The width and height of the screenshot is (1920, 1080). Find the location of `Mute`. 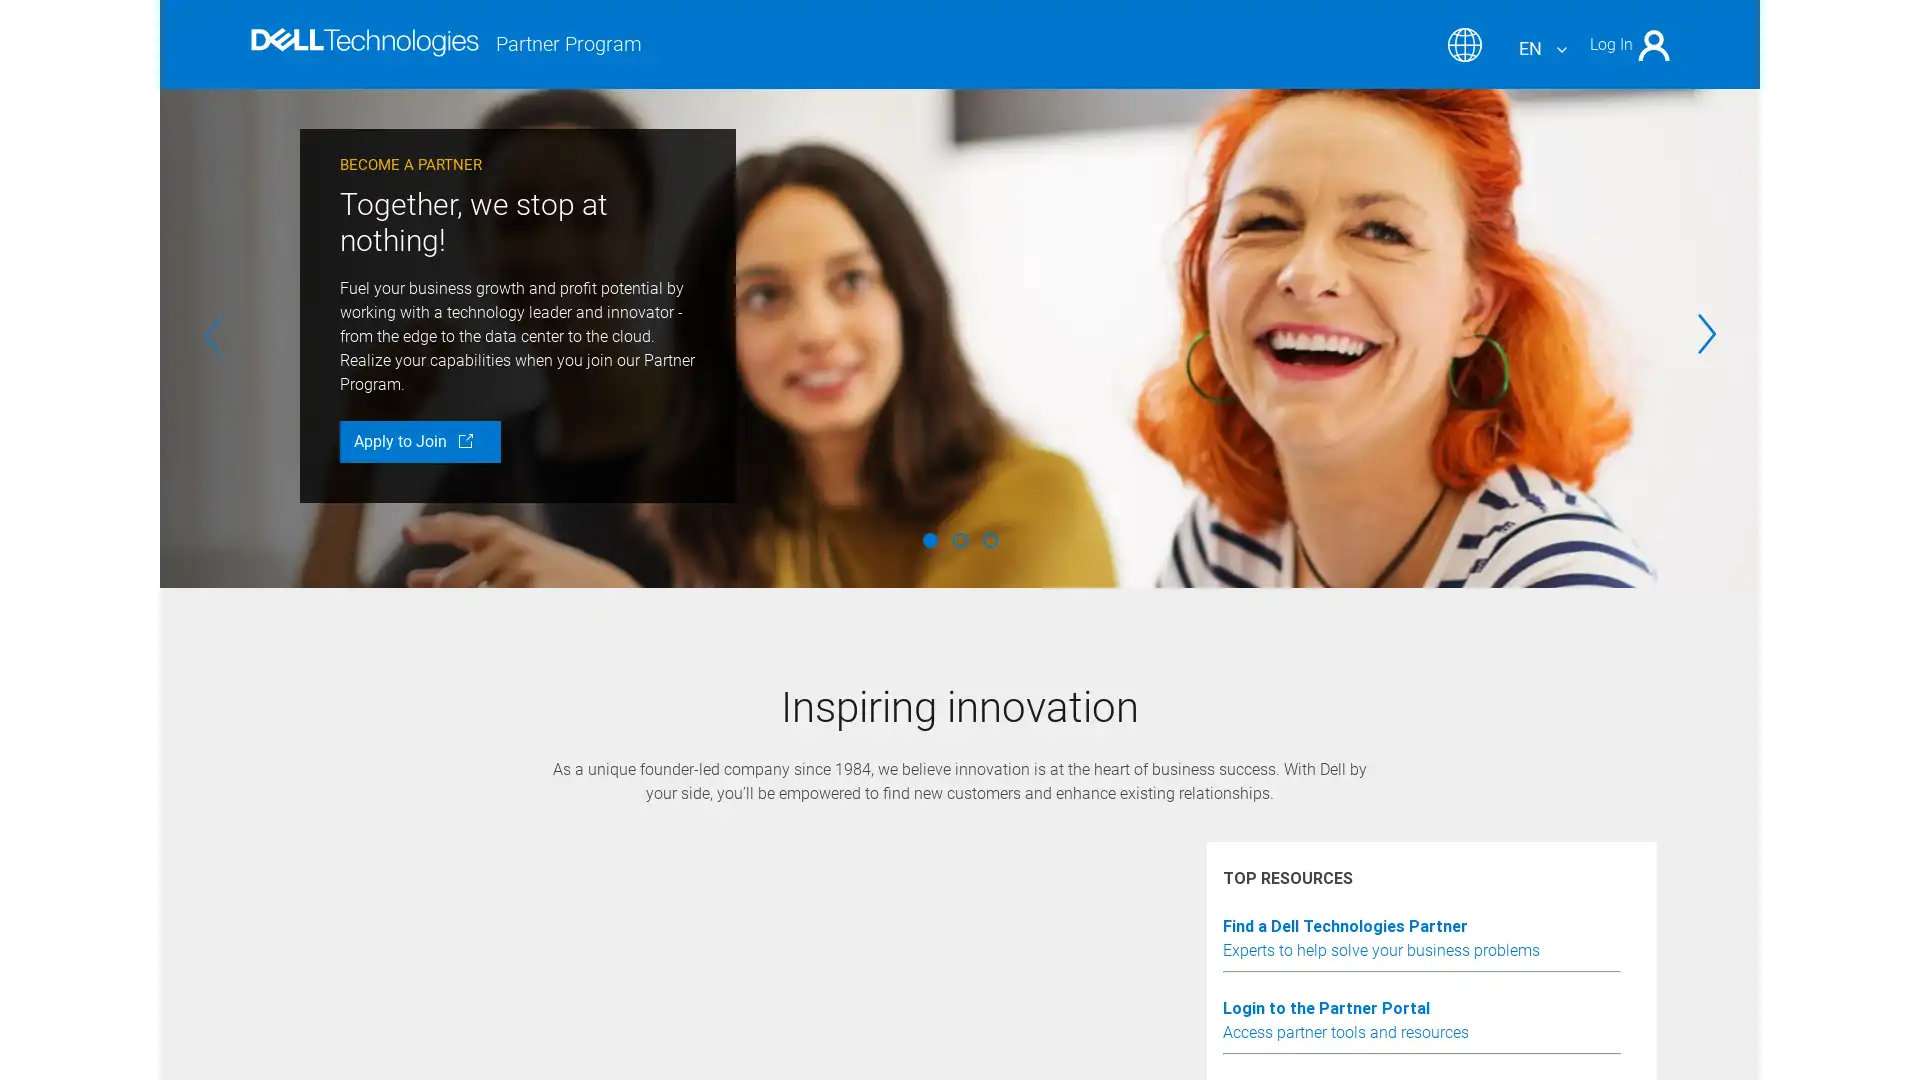

Mute is located at coordinates (408, 905).